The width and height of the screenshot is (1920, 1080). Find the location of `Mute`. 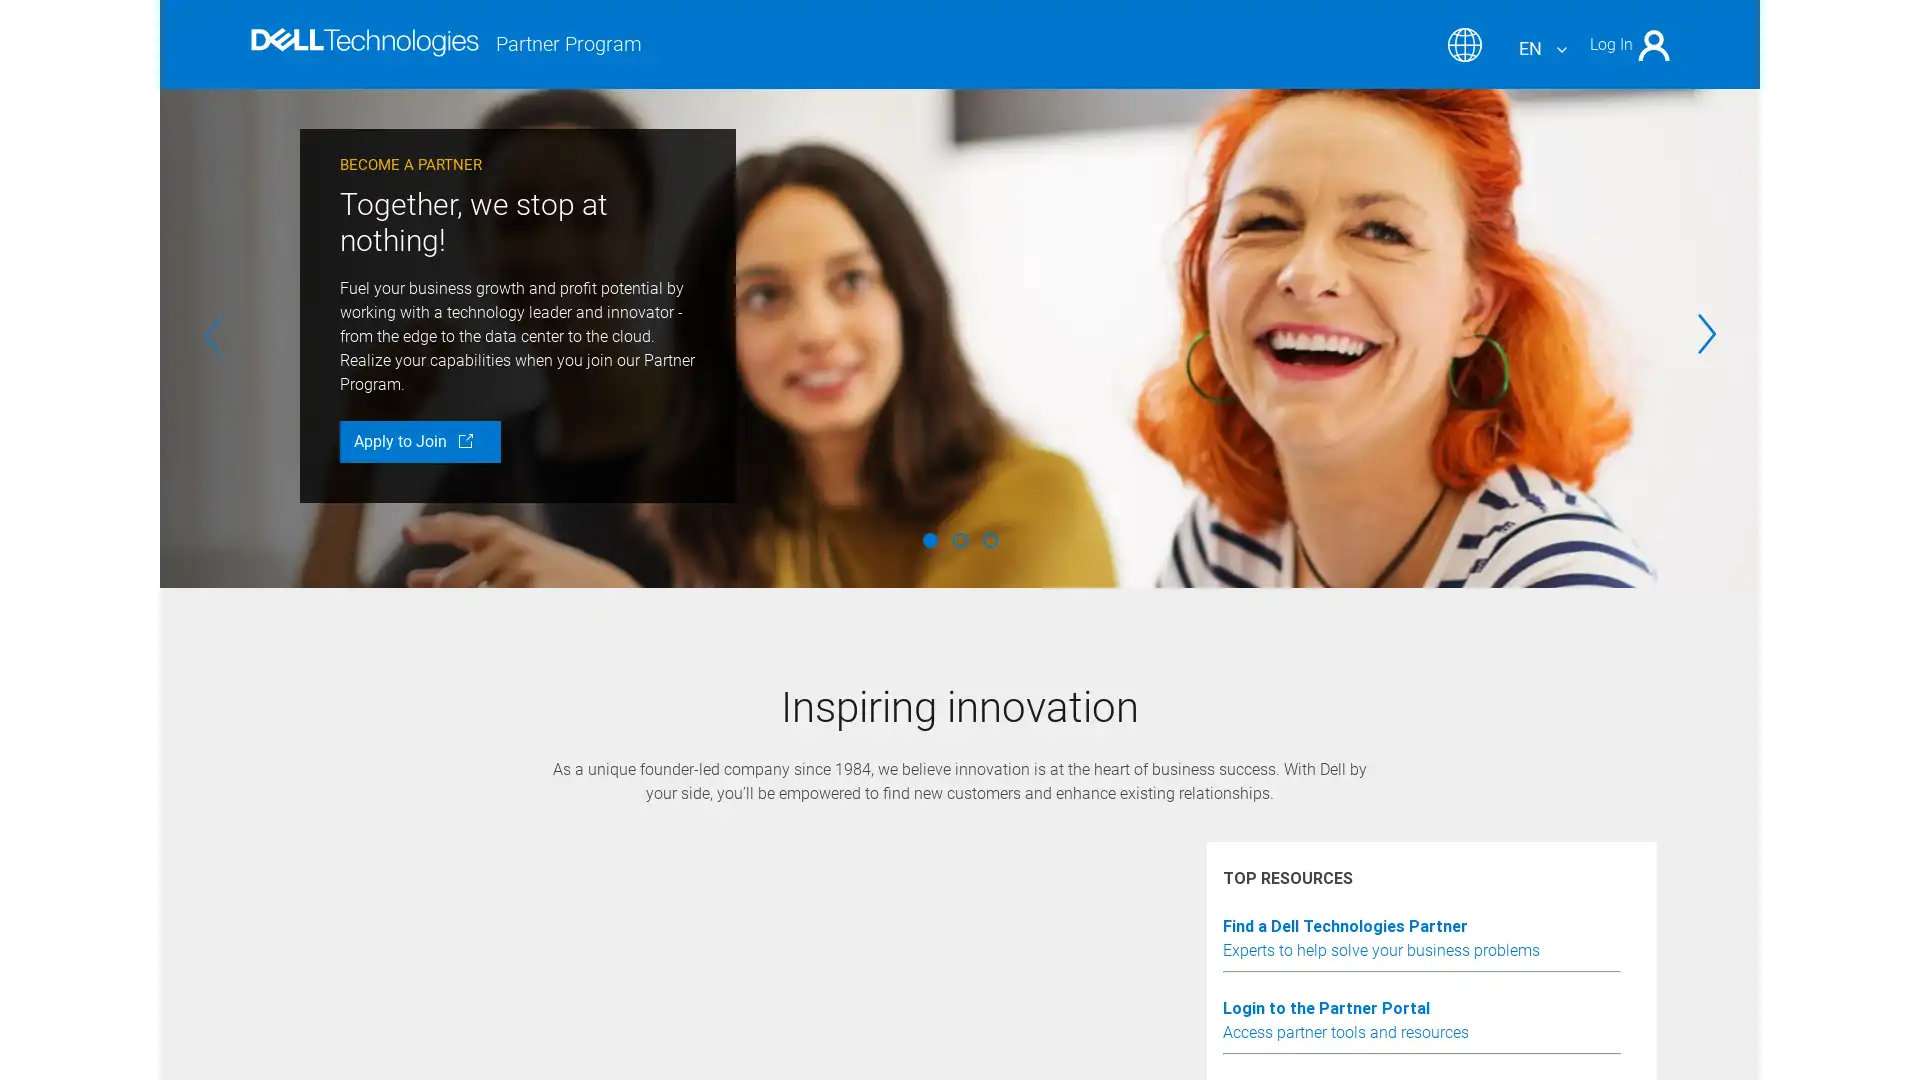

Mute is located at coordinates (408, 905).